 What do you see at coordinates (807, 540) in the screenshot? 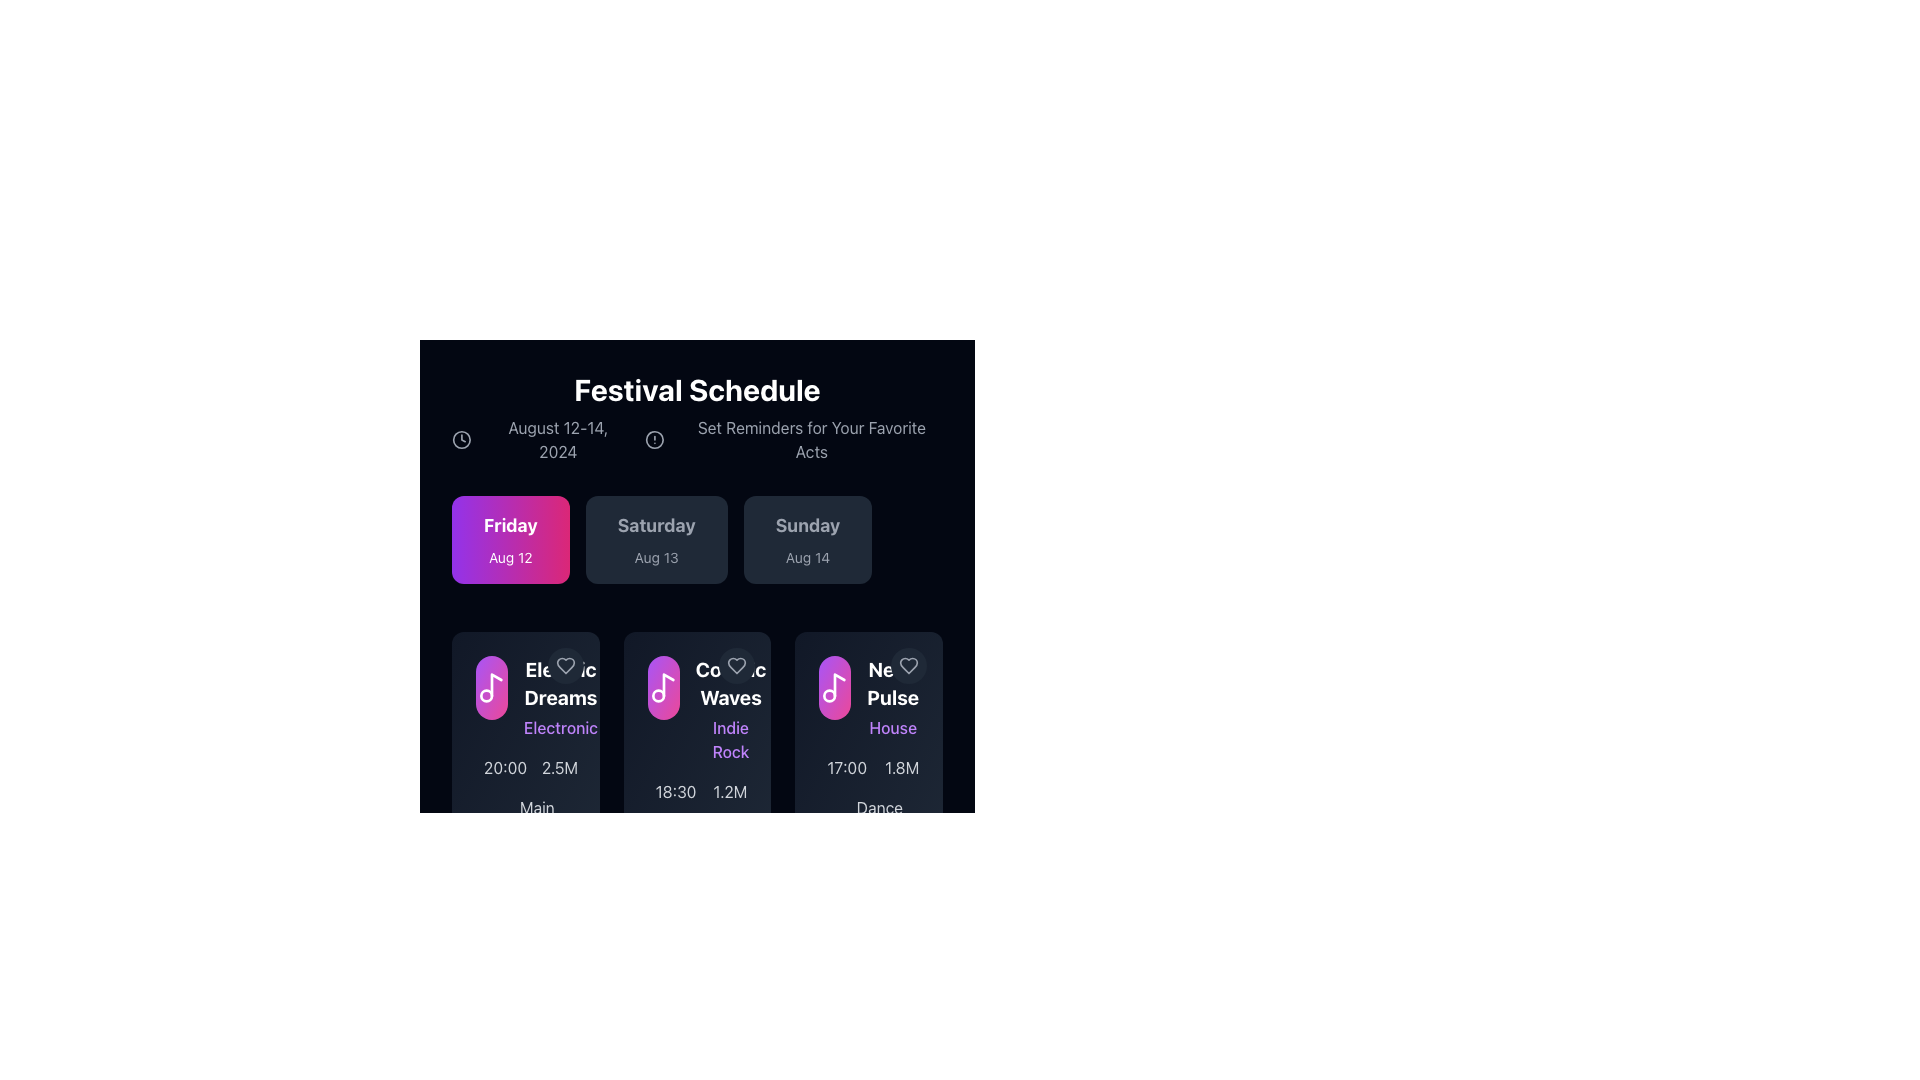
I see `the schedule button for Sunday, August 14, which is the third element in a horizontal list of date-related buttons, located between the Saturday Aug 13 button and empty space` at bounding box center [807, 540].